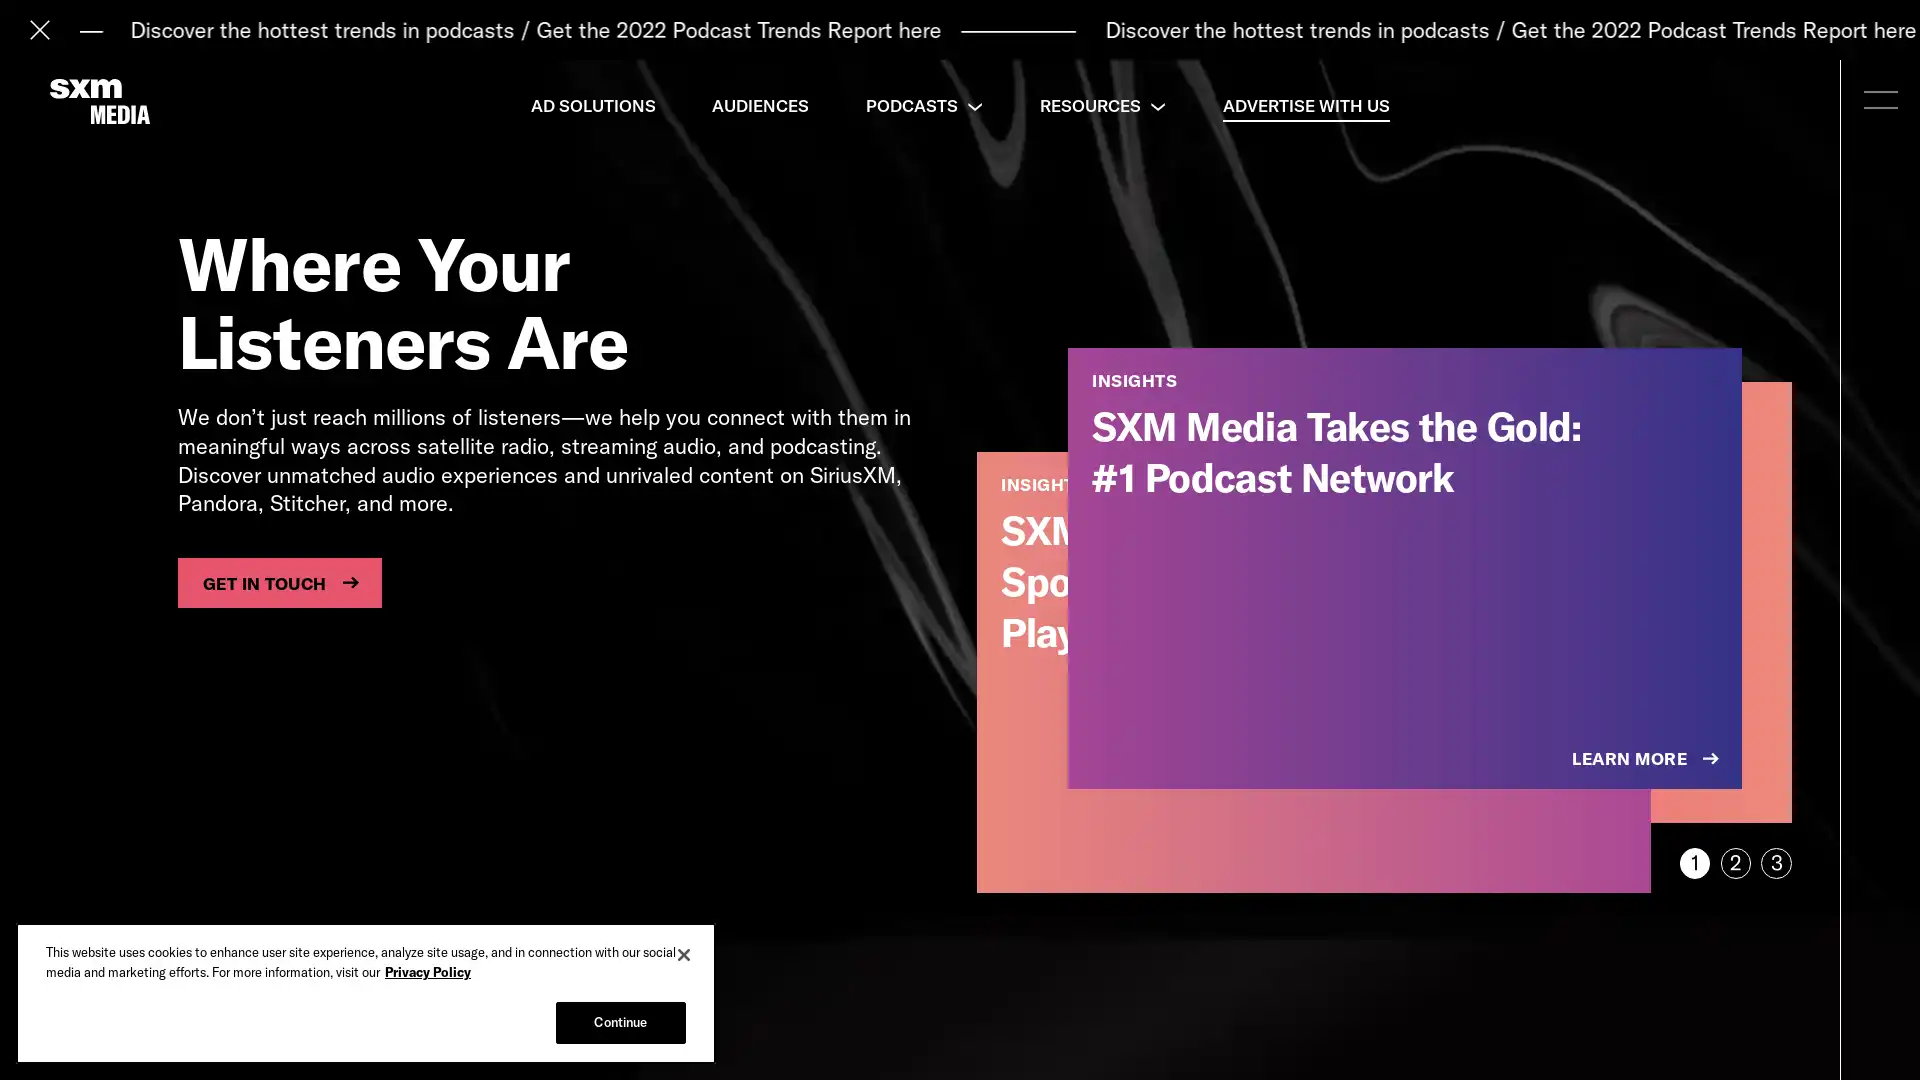 The height and width of the screenshot is (1080, 1920). What do you see at coordinates (1693, 862) in the screenshot?
I see `1` at bounding box center [1693, 862].